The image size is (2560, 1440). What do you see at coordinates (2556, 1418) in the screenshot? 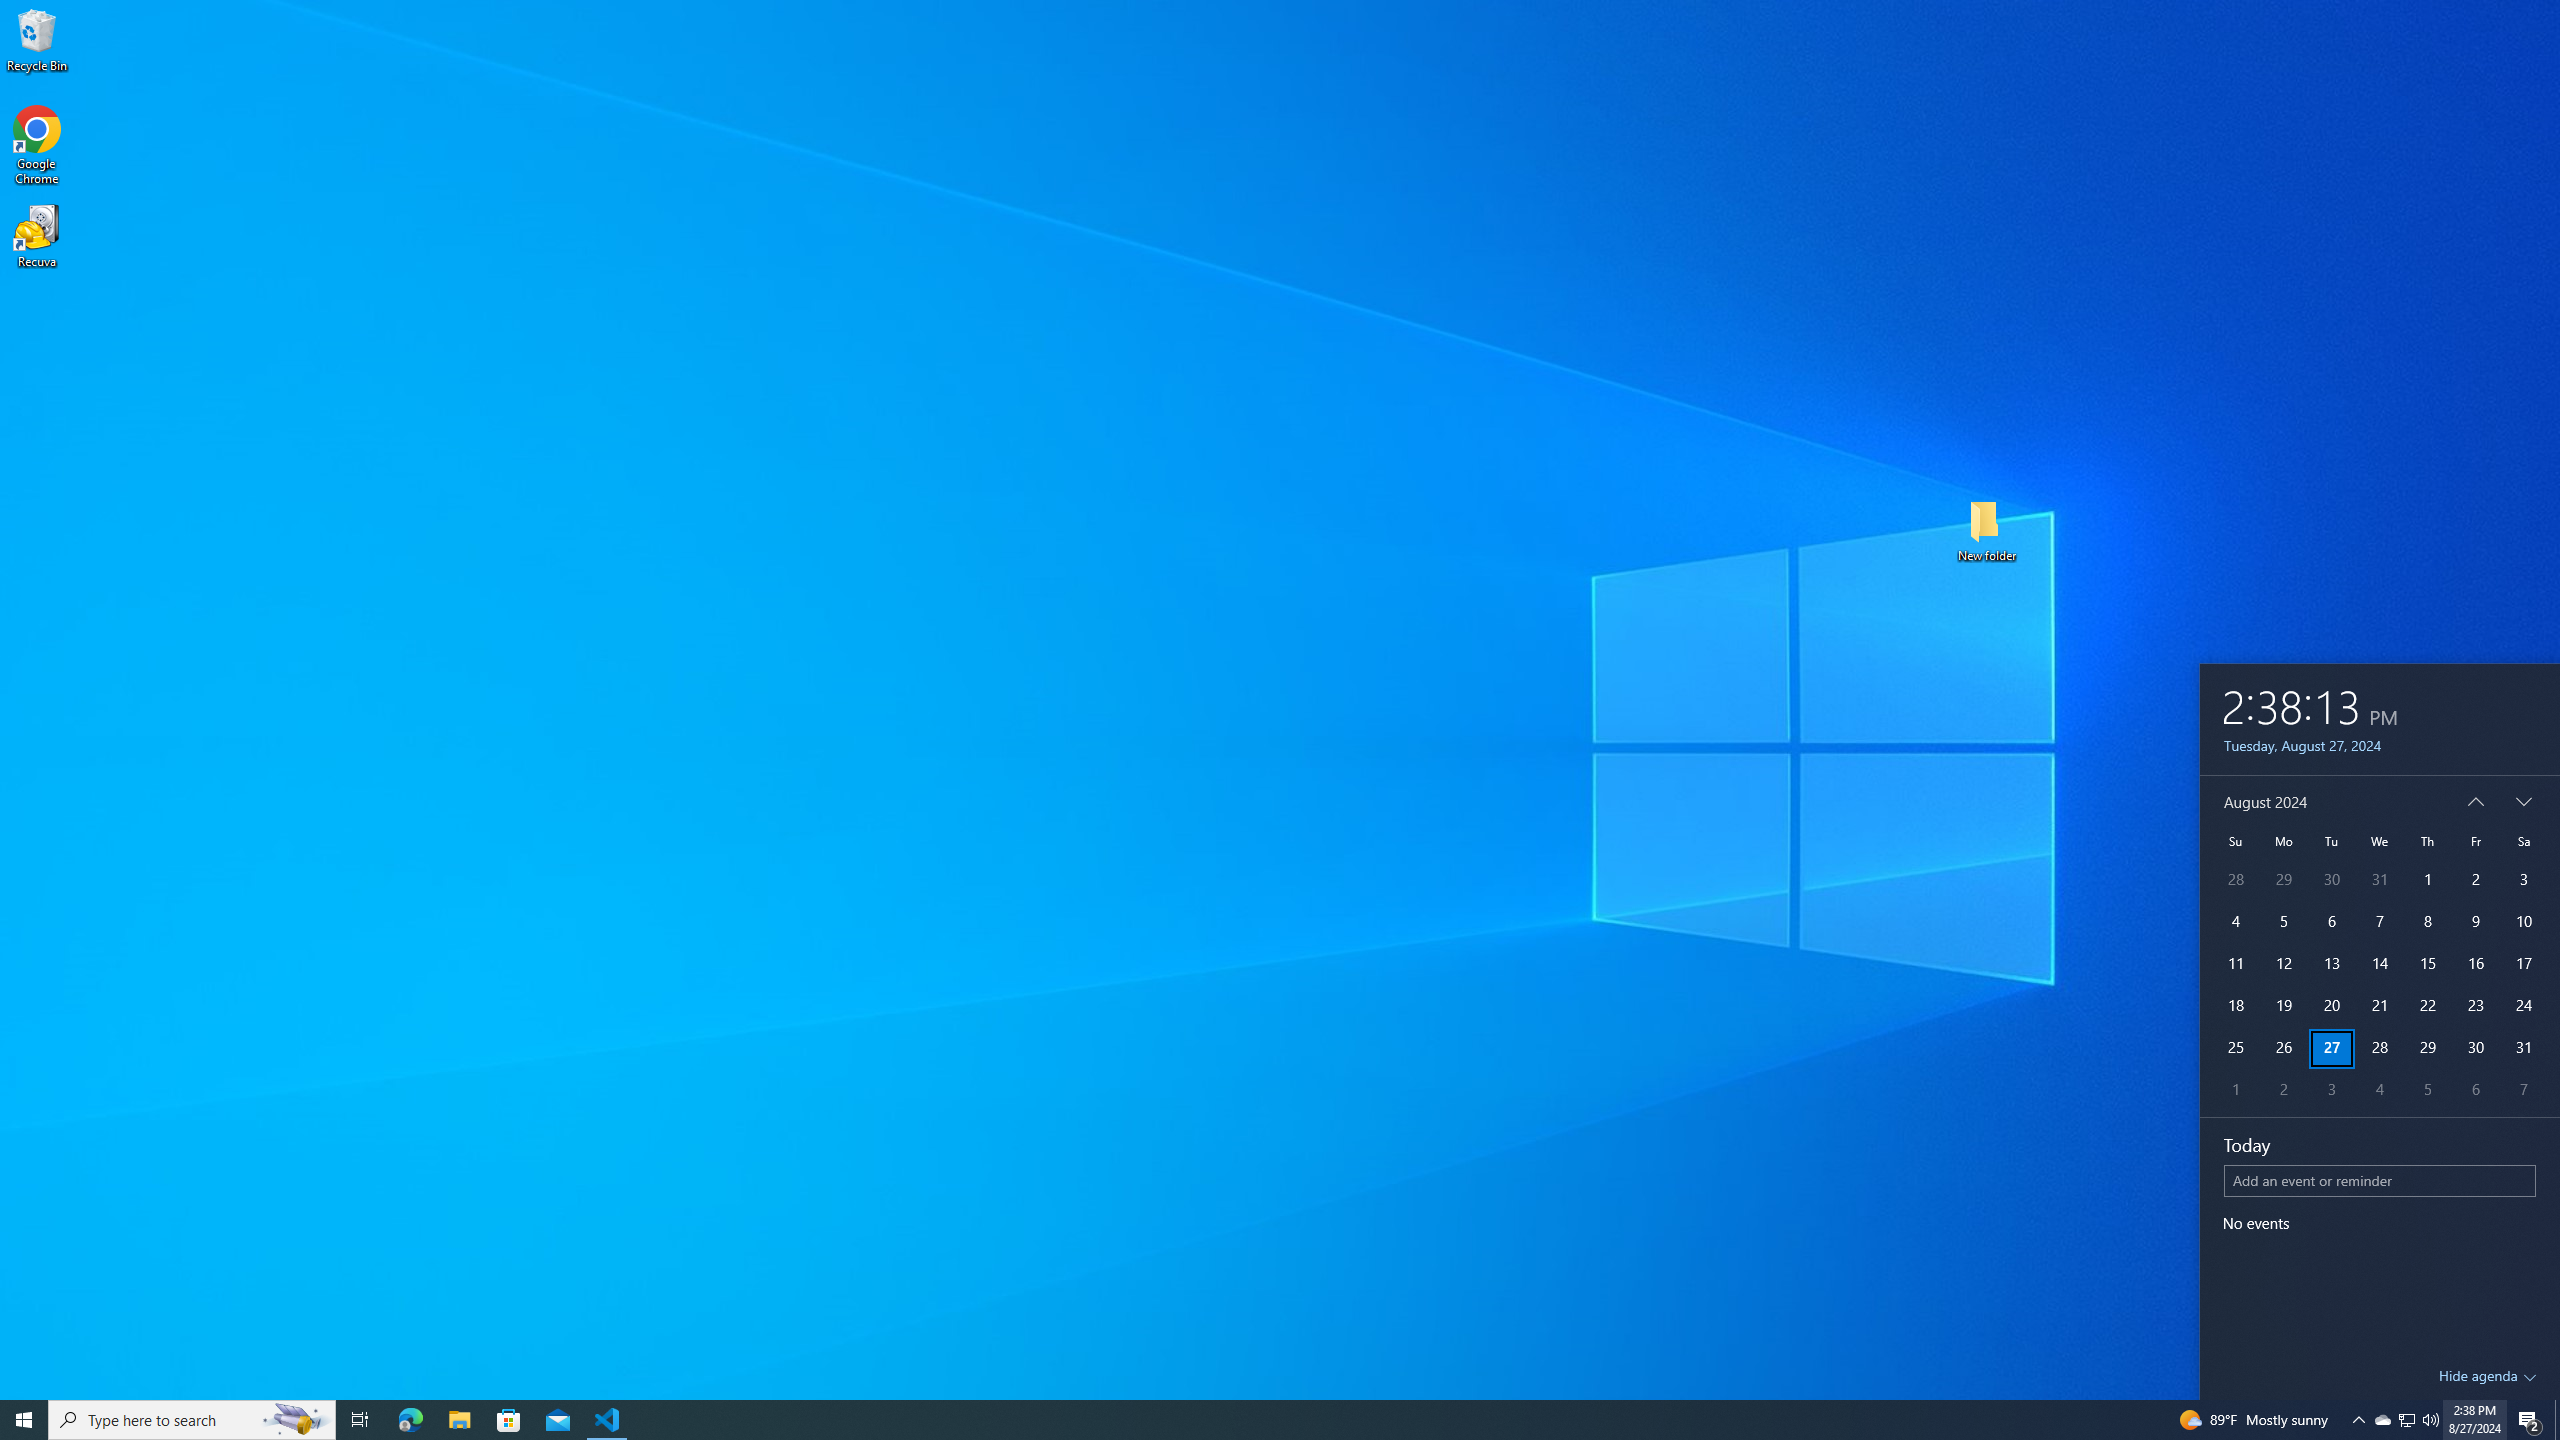
I see `'Show desktop'` at bounding box center [2556, 1418].